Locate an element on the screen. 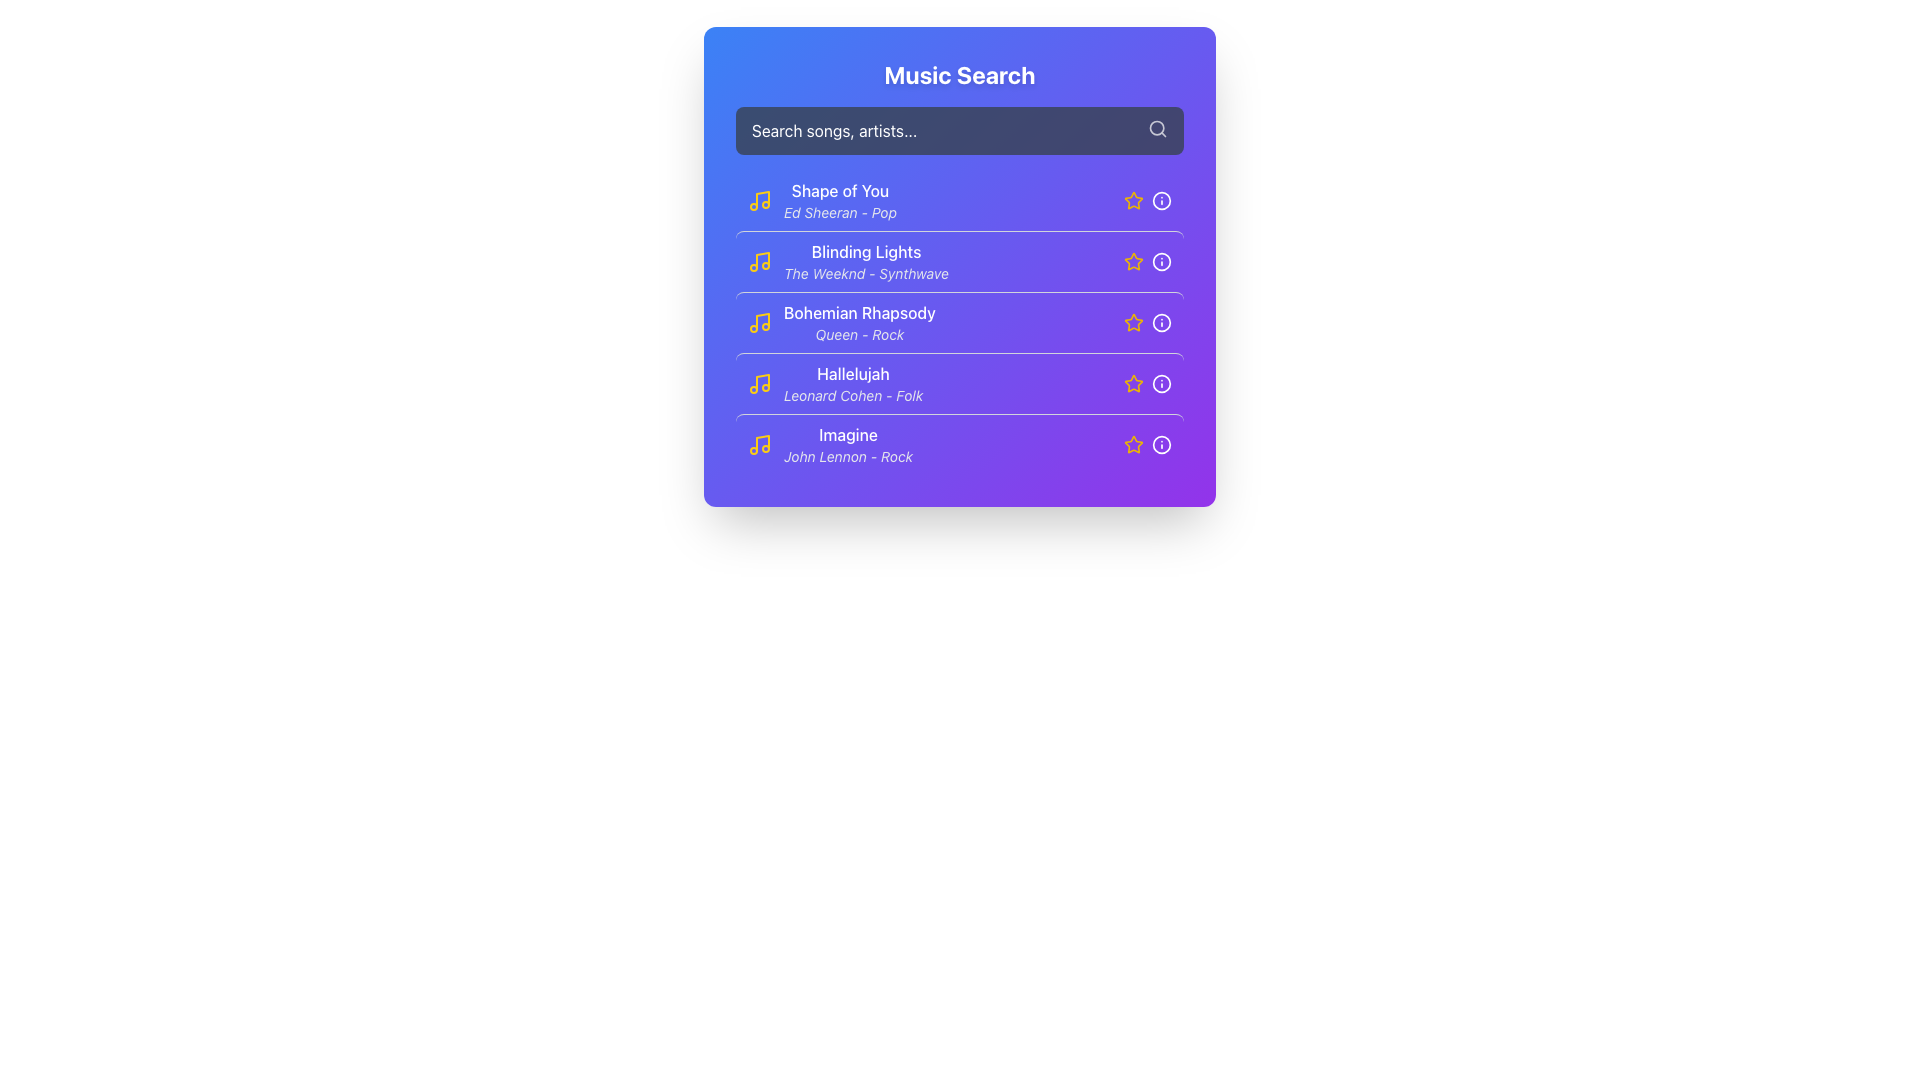 The height and width of the screenshot is (1080, 1920). the first music entry list item with a purple gradient background, which contains the title 'Shape of You' and is located just below the search bar is located at coordinates (960, 200).